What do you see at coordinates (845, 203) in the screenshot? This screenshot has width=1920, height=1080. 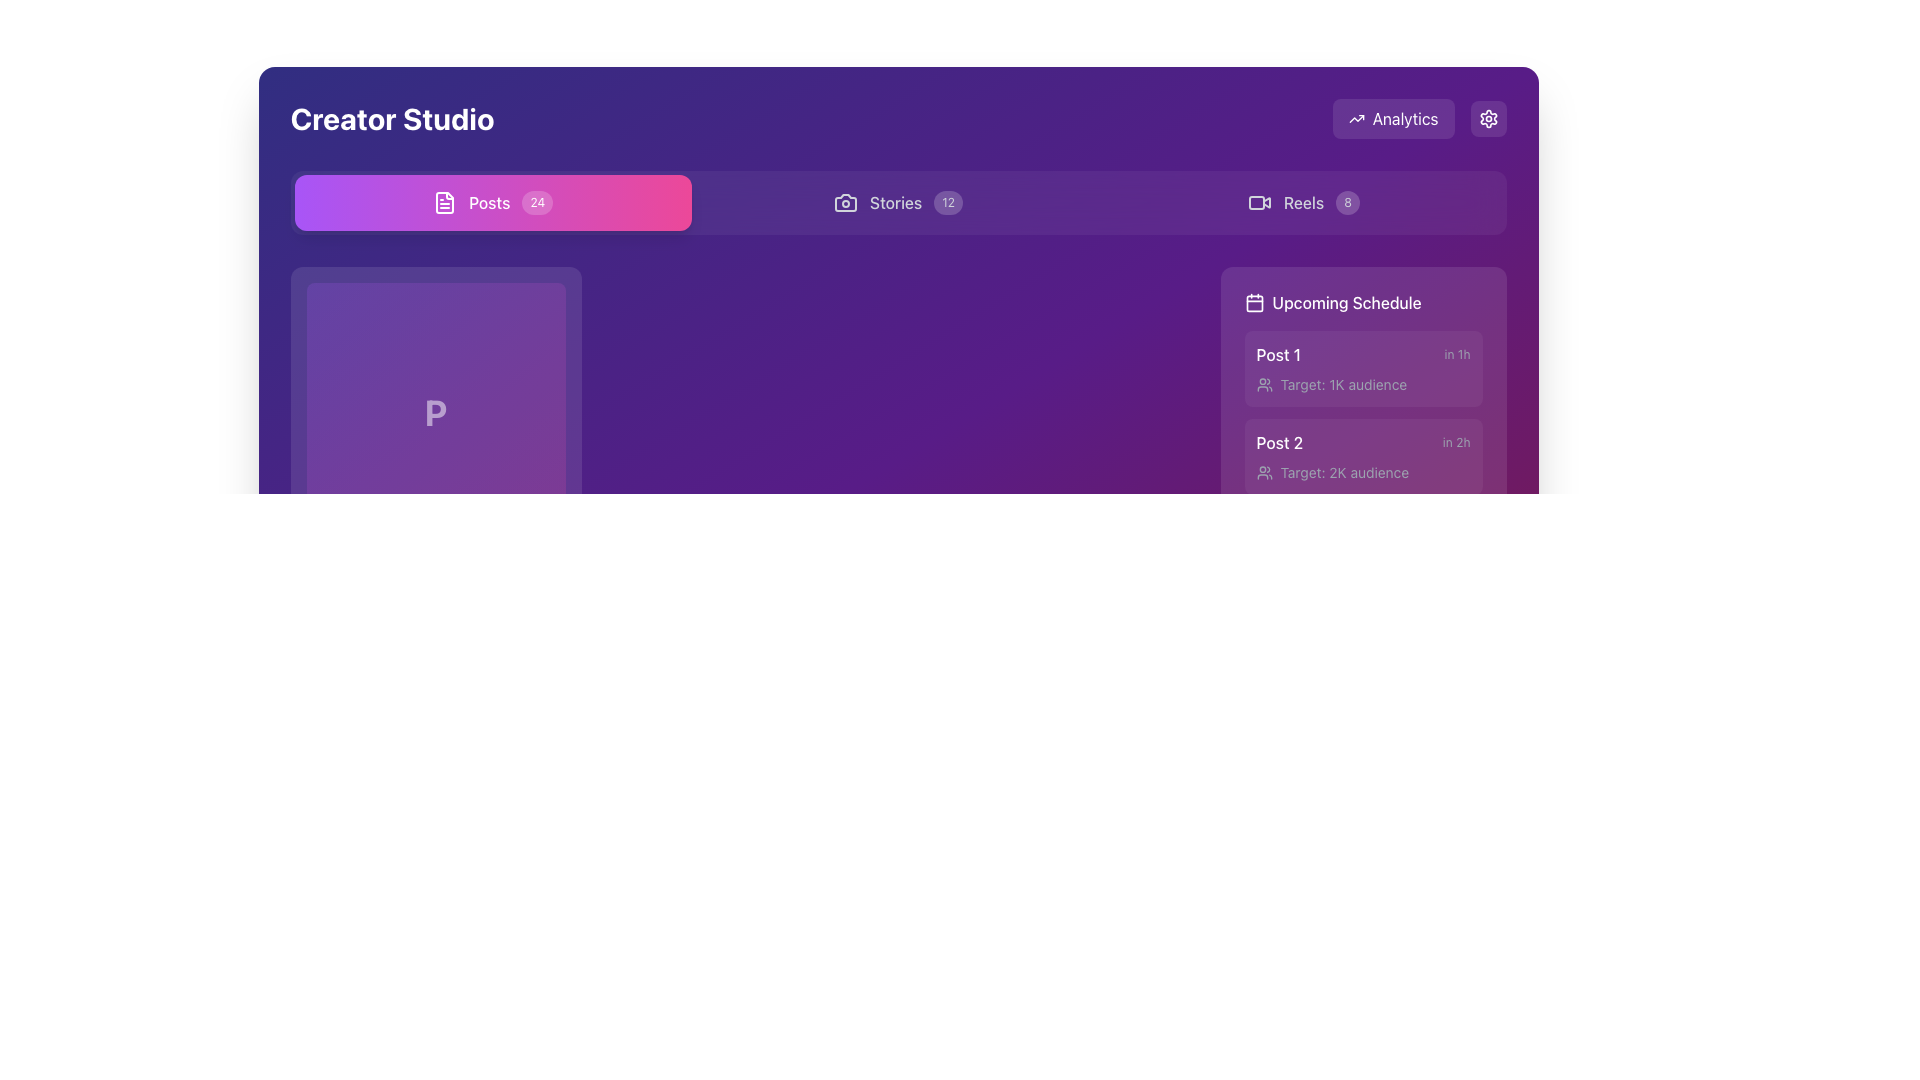 I see `the camera icon located in the 'Stories' section of the navigation bar` at bounding box center [845, 203].